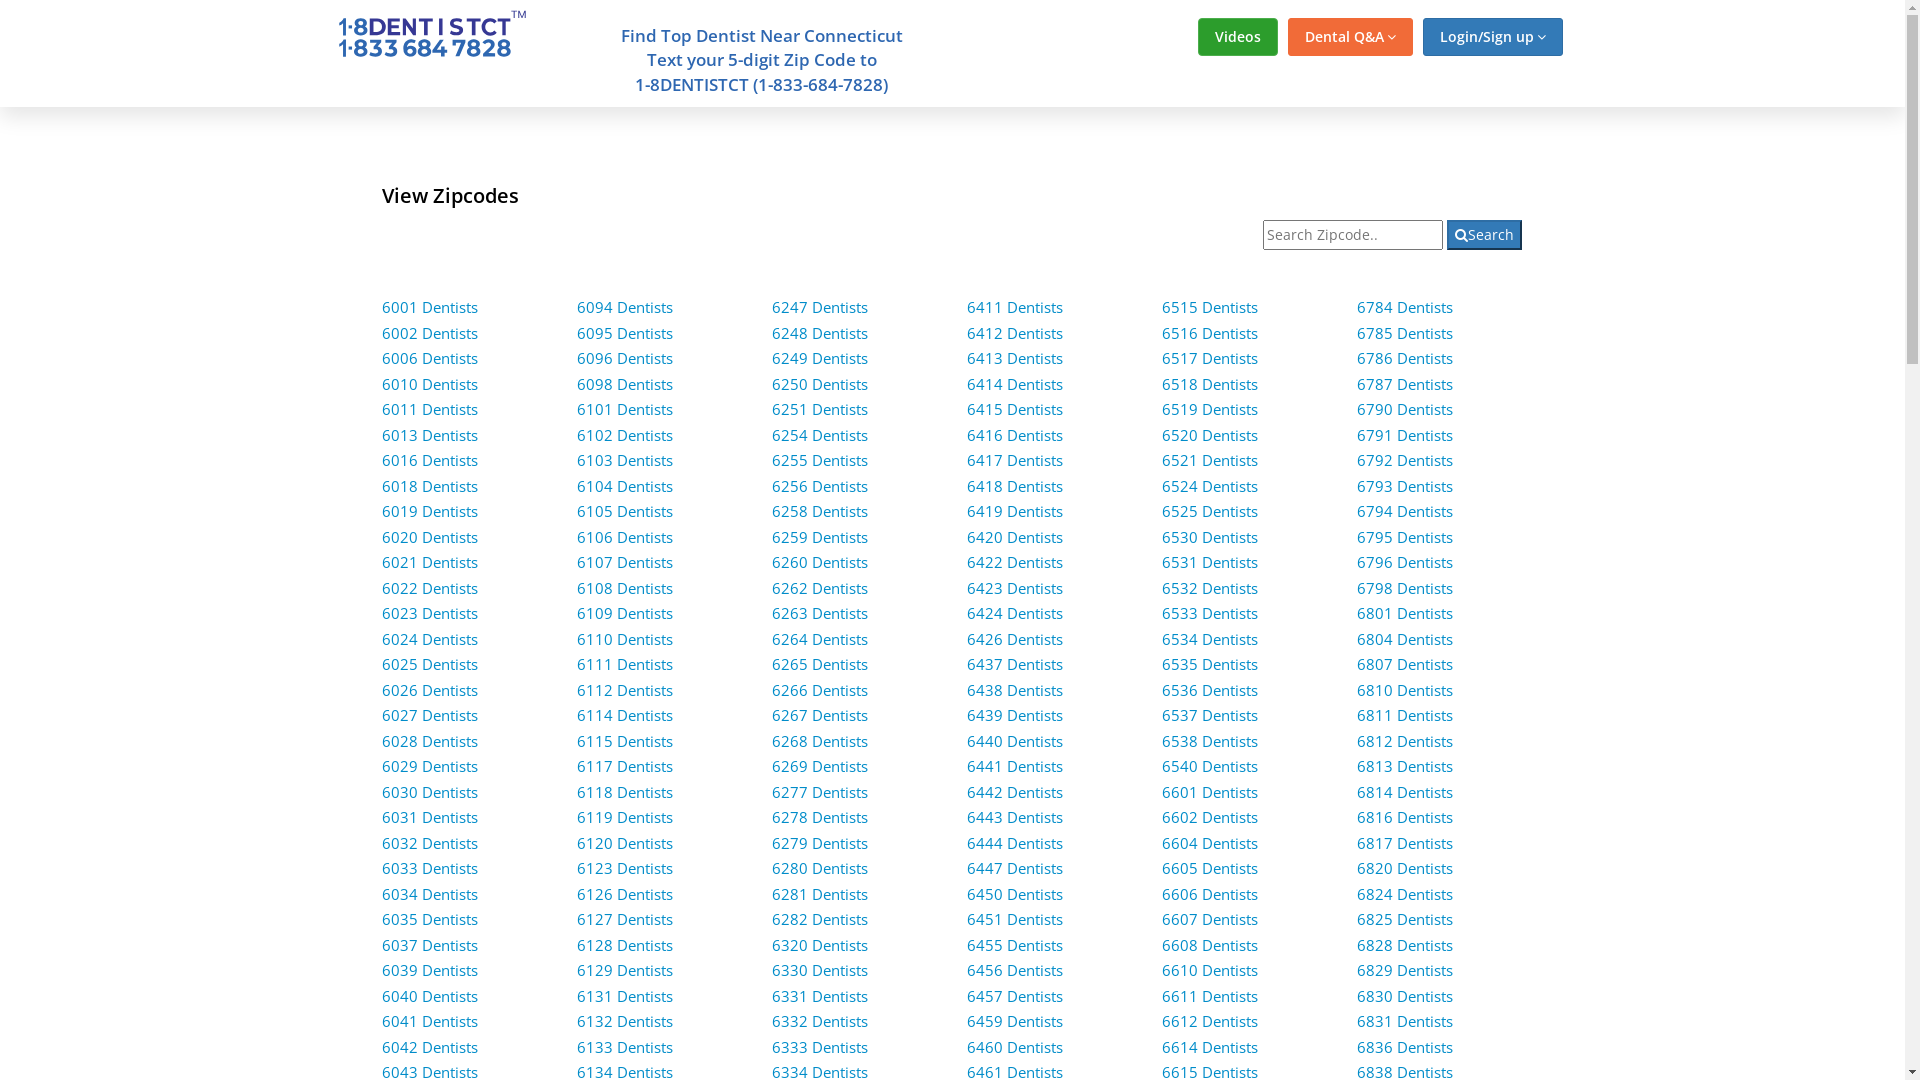 This screenshot has width=1920, height=1080. What do you see at coordinates (1357, 740) in the screenshot?
I see `'6812 Dentists'` at bounding box center [1357, 740].